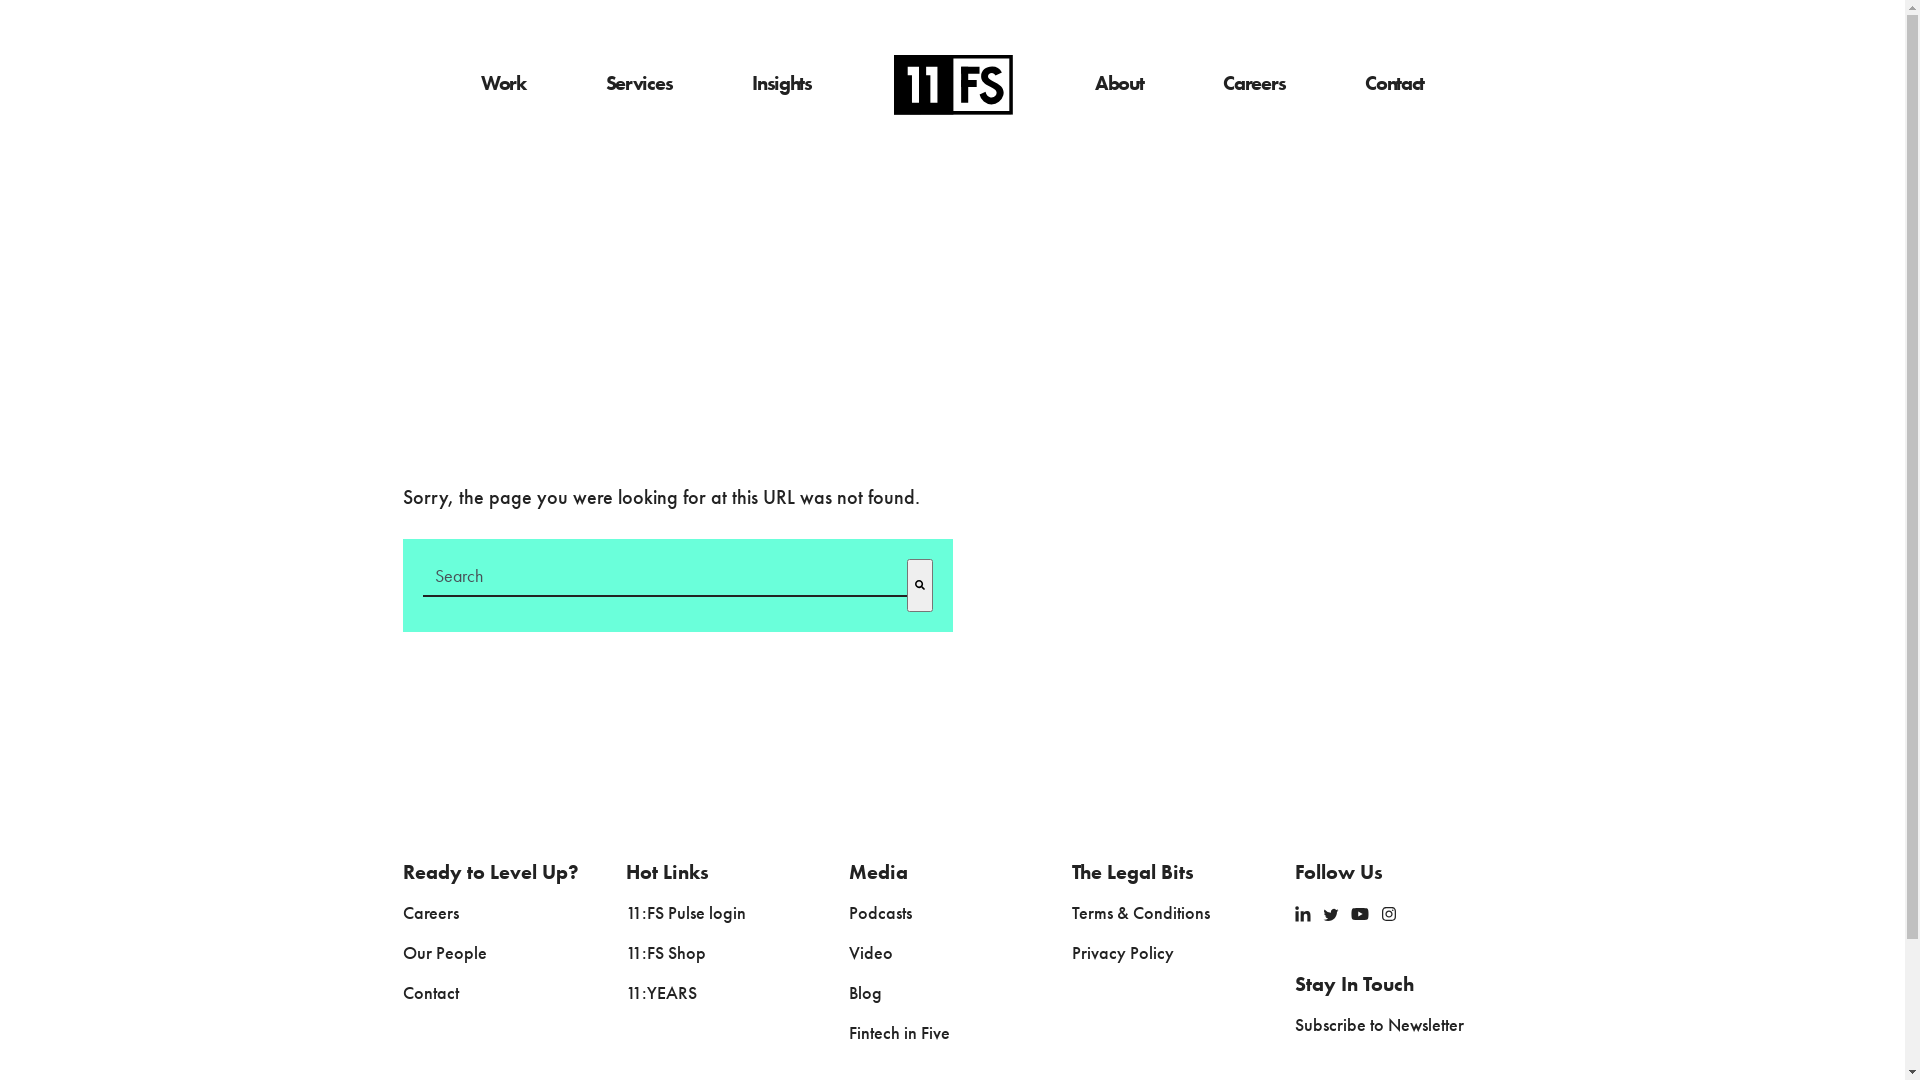  I want to click on '11:YEARS', so click(661, 994).